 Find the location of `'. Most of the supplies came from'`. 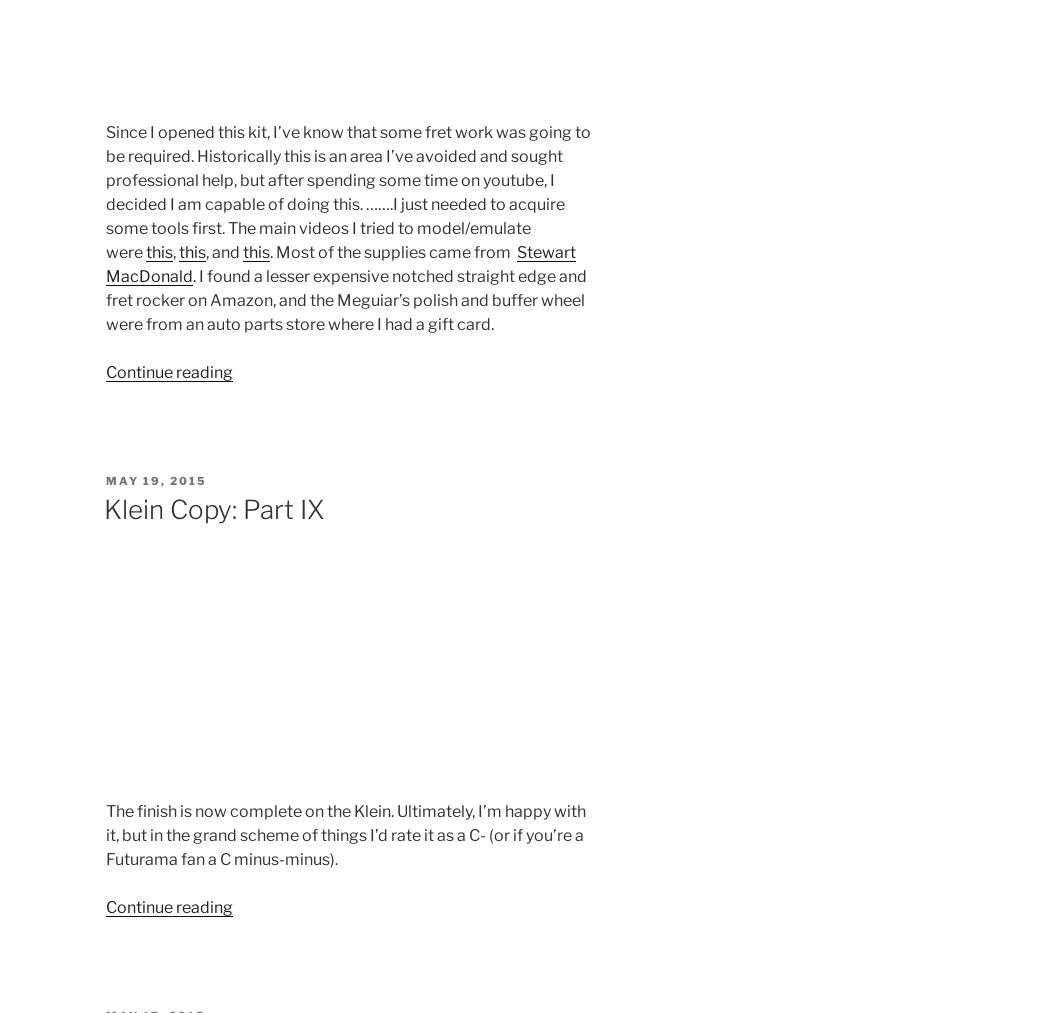

'. Most of the supplies came from' is located at coordinates (392, 250).